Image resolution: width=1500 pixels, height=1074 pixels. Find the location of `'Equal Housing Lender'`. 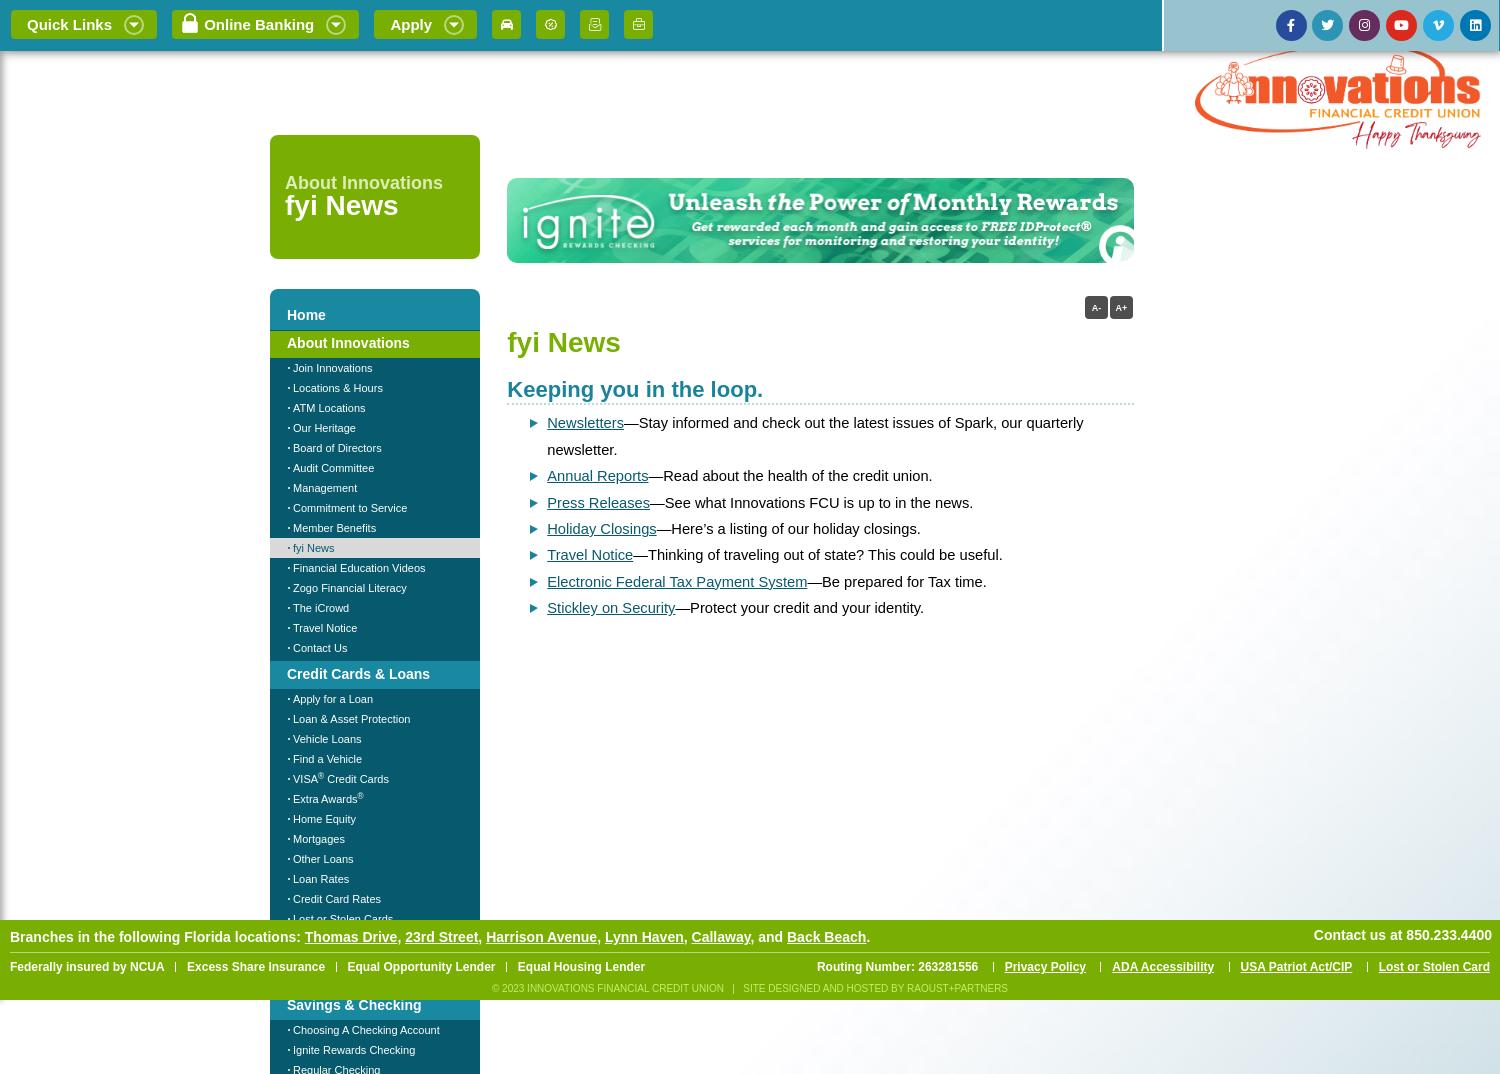

'Equal Housing Lender' is located at coordinates (579, 966).